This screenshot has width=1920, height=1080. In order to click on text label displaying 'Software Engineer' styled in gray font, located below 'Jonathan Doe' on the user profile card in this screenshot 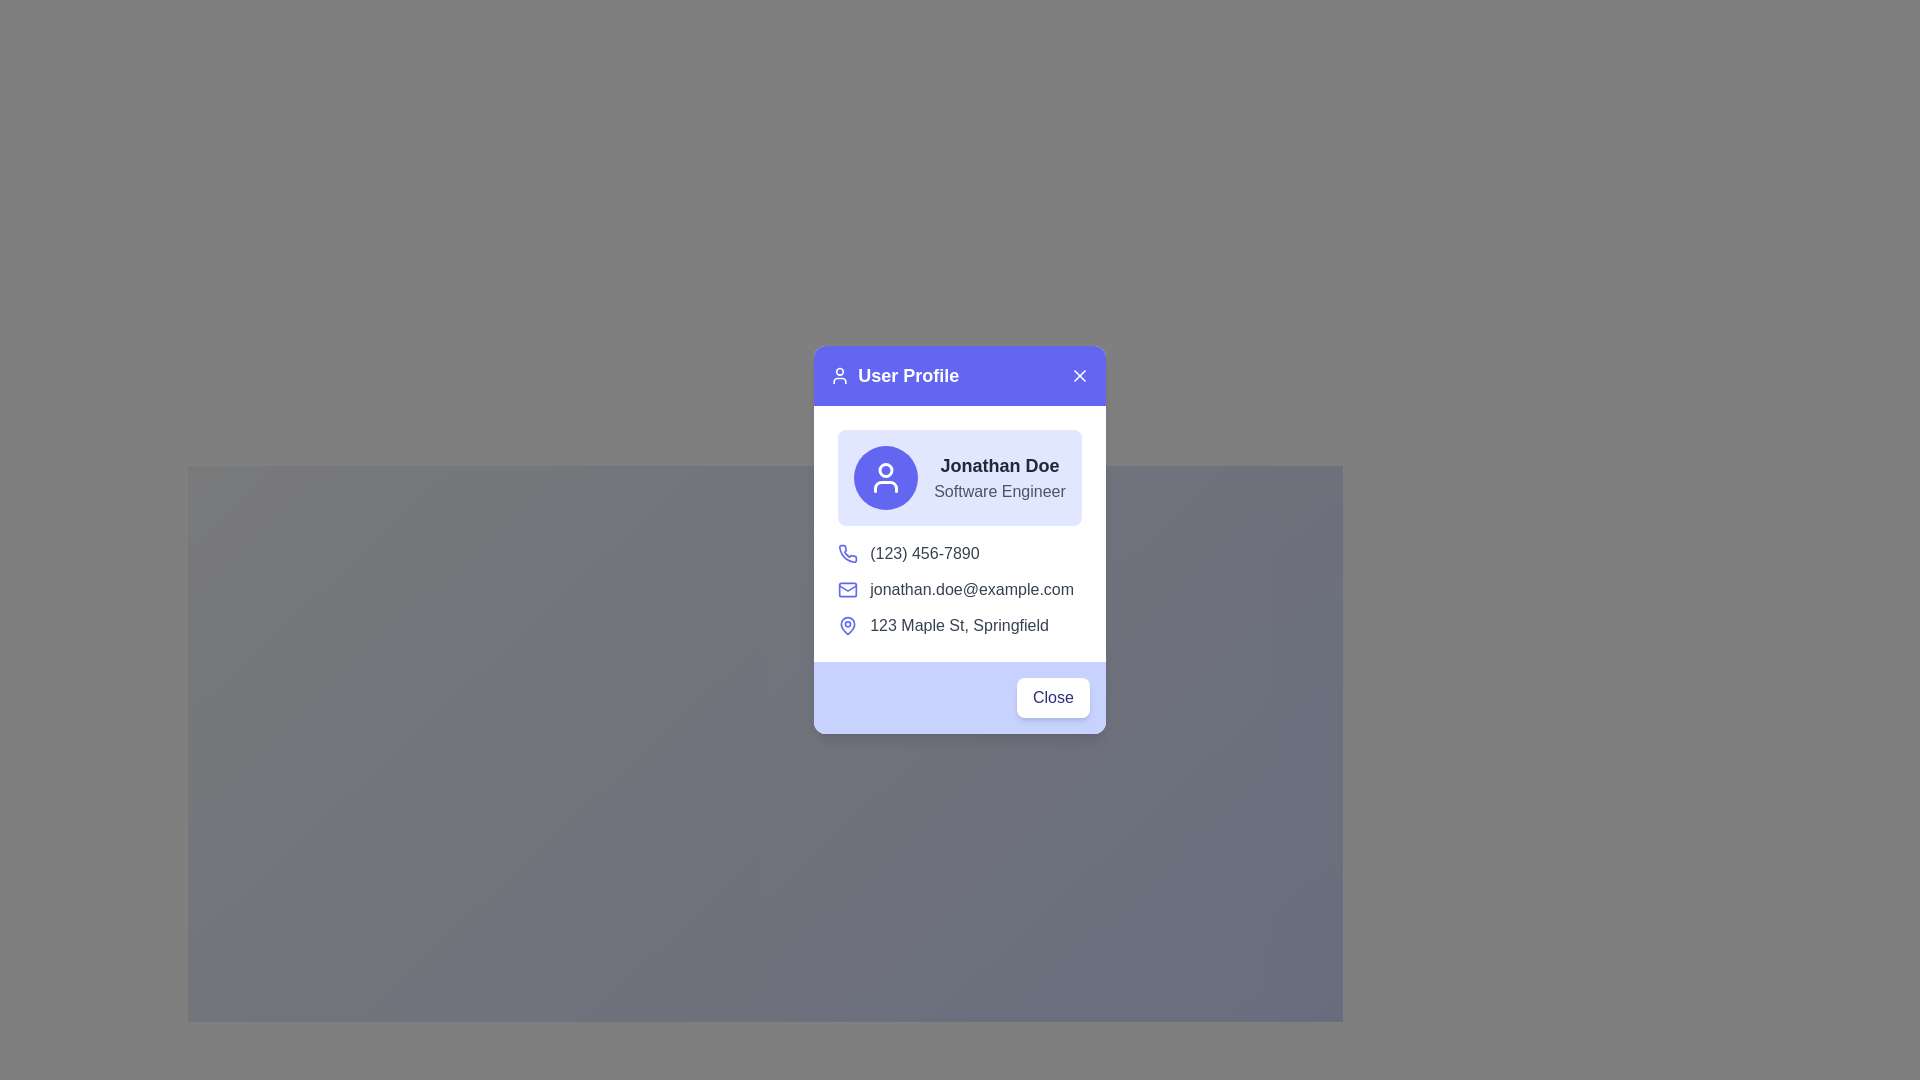, I will do `click(999, 492)`.